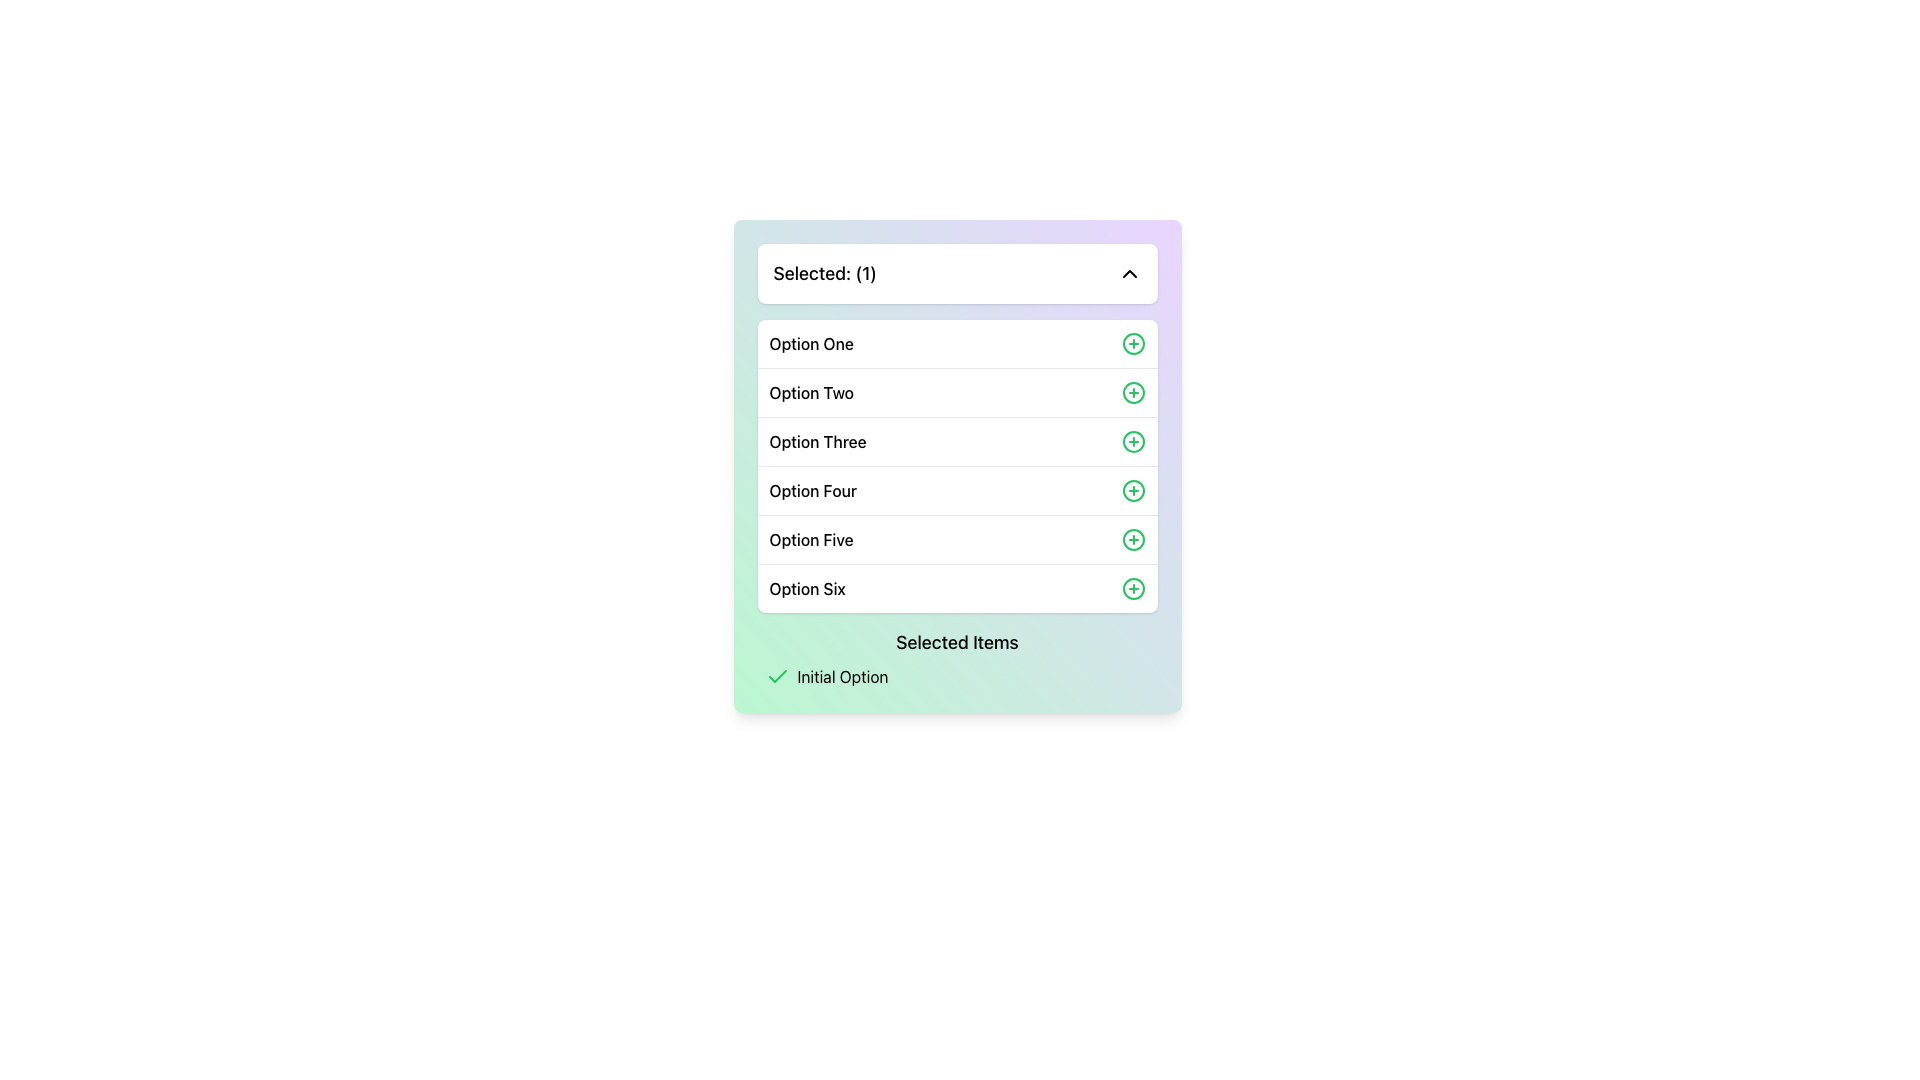  Describe the element at coordinates (1133, 441) in the screenshot. I see `the circular icon representing a plus symbol, located to the right of the 'Option Three' text in a vertically stacked list of options` at that location.